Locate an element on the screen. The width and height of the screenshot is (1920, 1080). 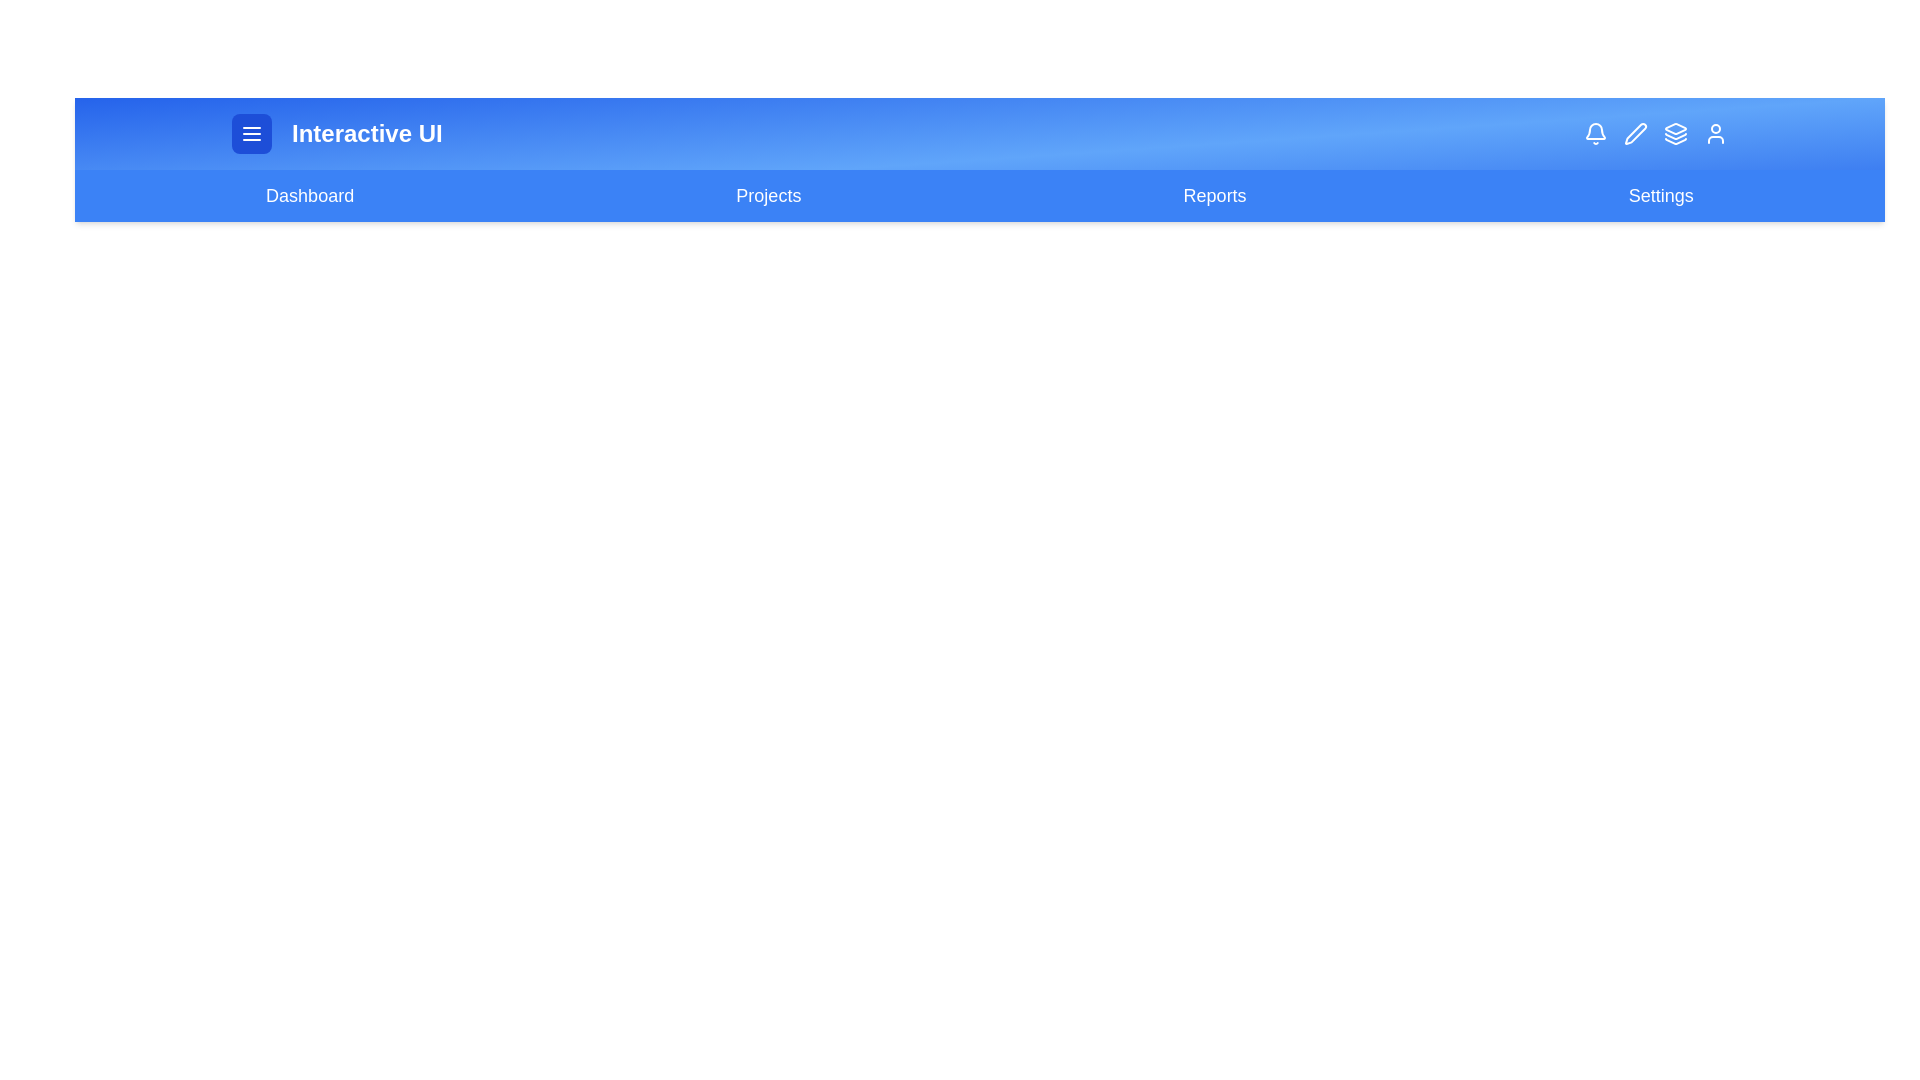
the navigation link labeled 'Dashboard' to navigate to the respective page is located at coordinates (309, 196).